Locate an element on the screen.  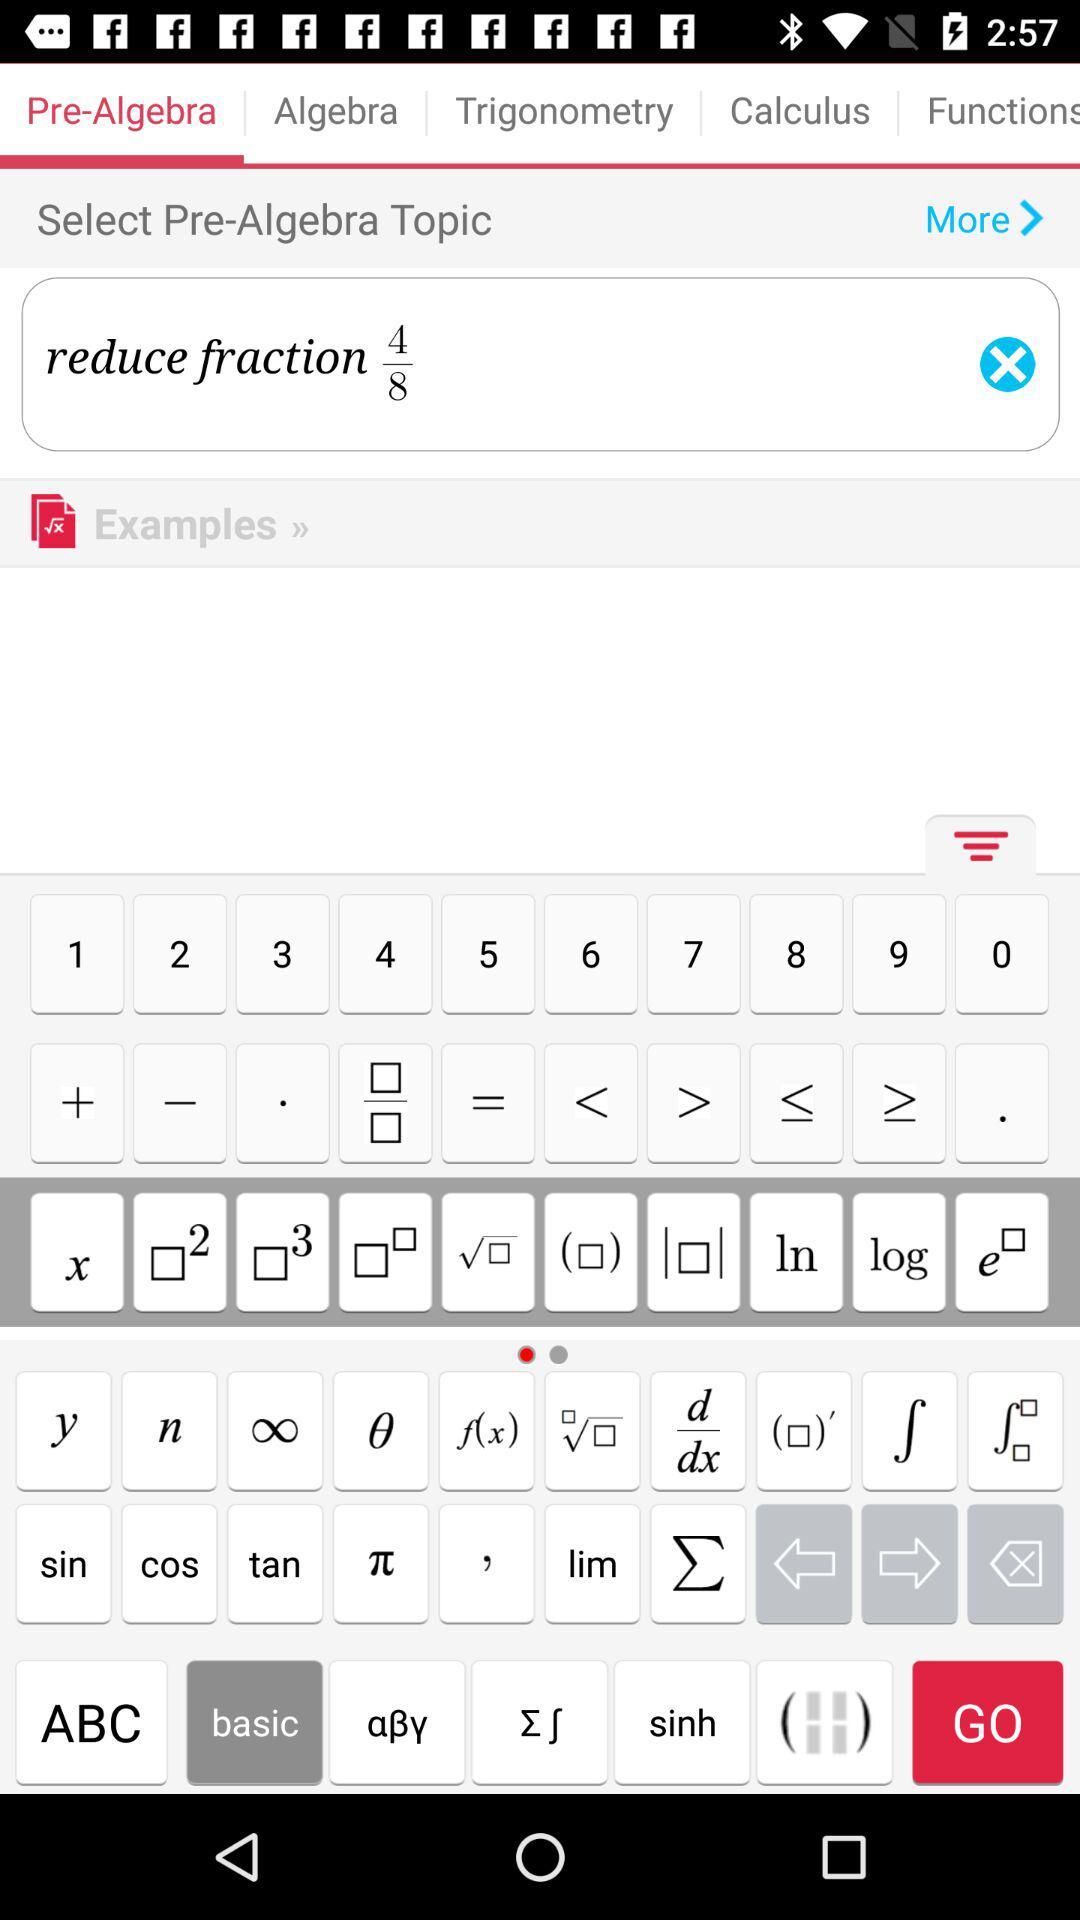
keywords button is located at coordinates (1002, 1251).